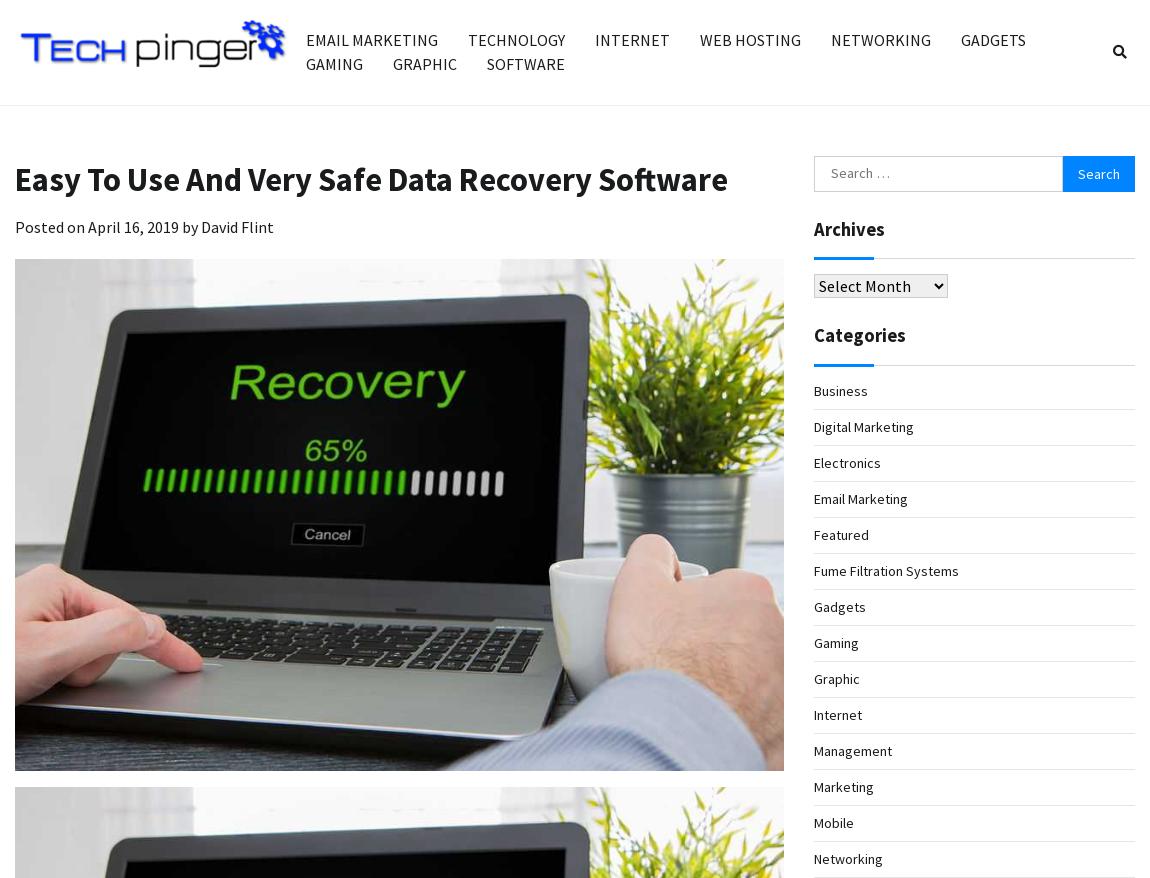  I want to click on 'Featured', so click(840, 532).